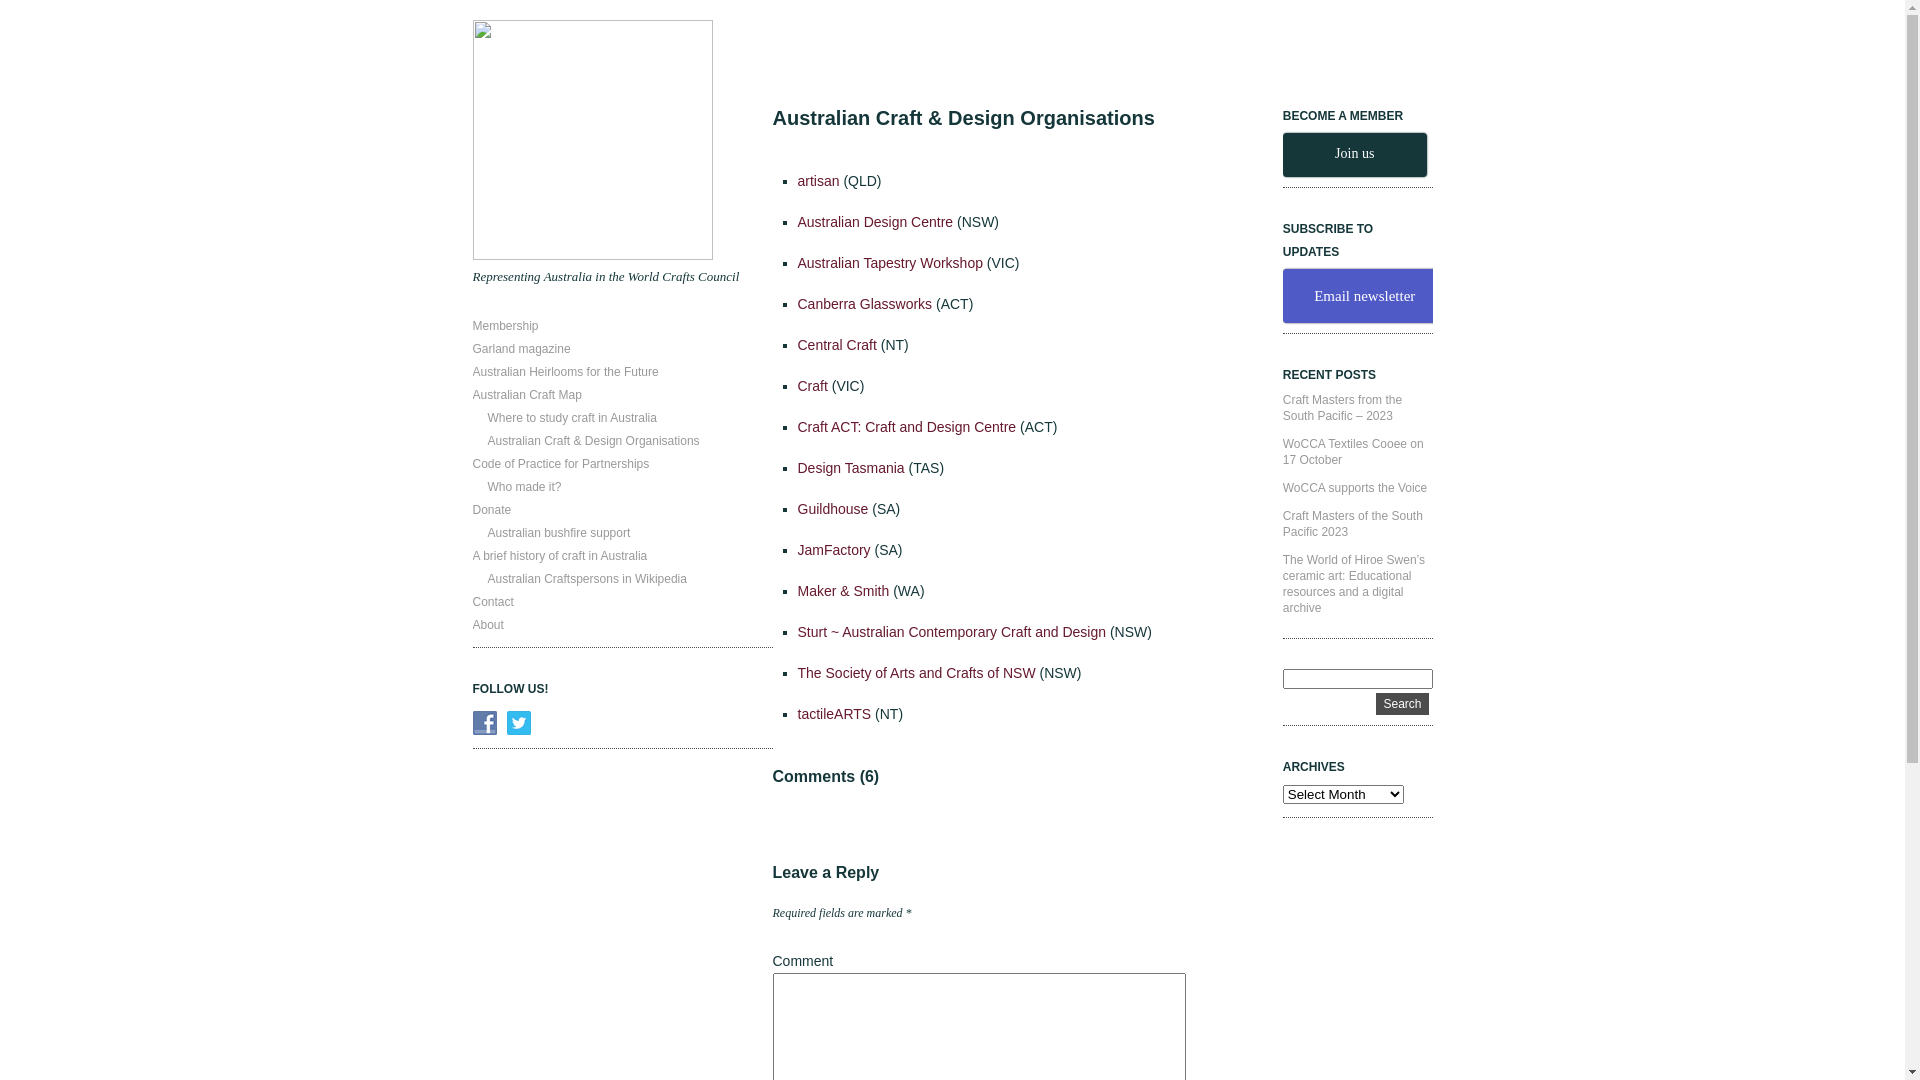 Image resolution: width=1920 pixels, height=1080 pixels. Describe the element at coordinates (470, 600) in the screenshot. I see `'Contact'` at that location.